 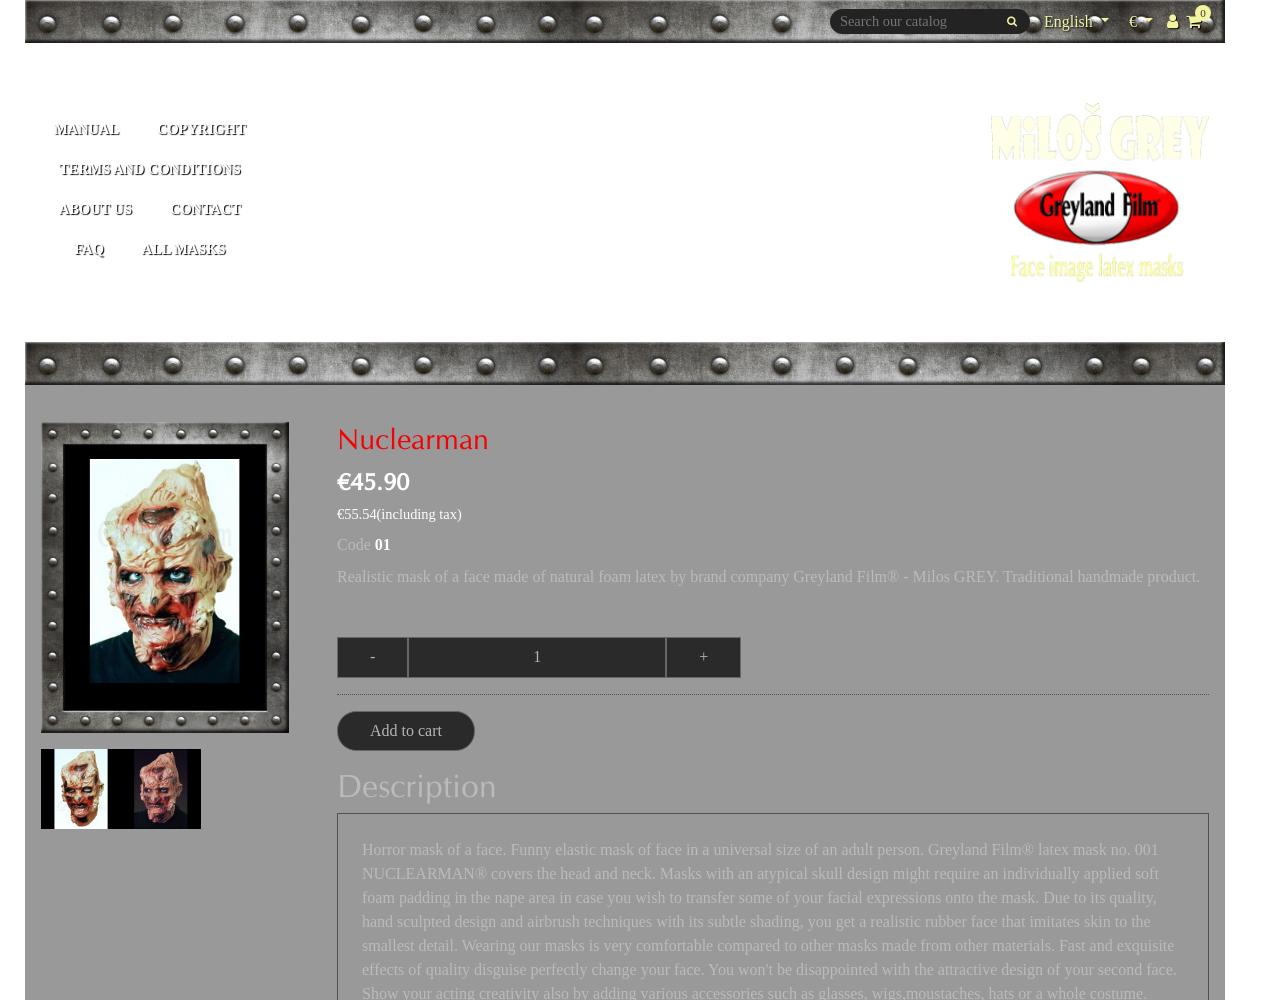 What do you see at coordinates (1061, 163) in the screenshot?
I see `'Français'` at bounding box center [1061, 163].